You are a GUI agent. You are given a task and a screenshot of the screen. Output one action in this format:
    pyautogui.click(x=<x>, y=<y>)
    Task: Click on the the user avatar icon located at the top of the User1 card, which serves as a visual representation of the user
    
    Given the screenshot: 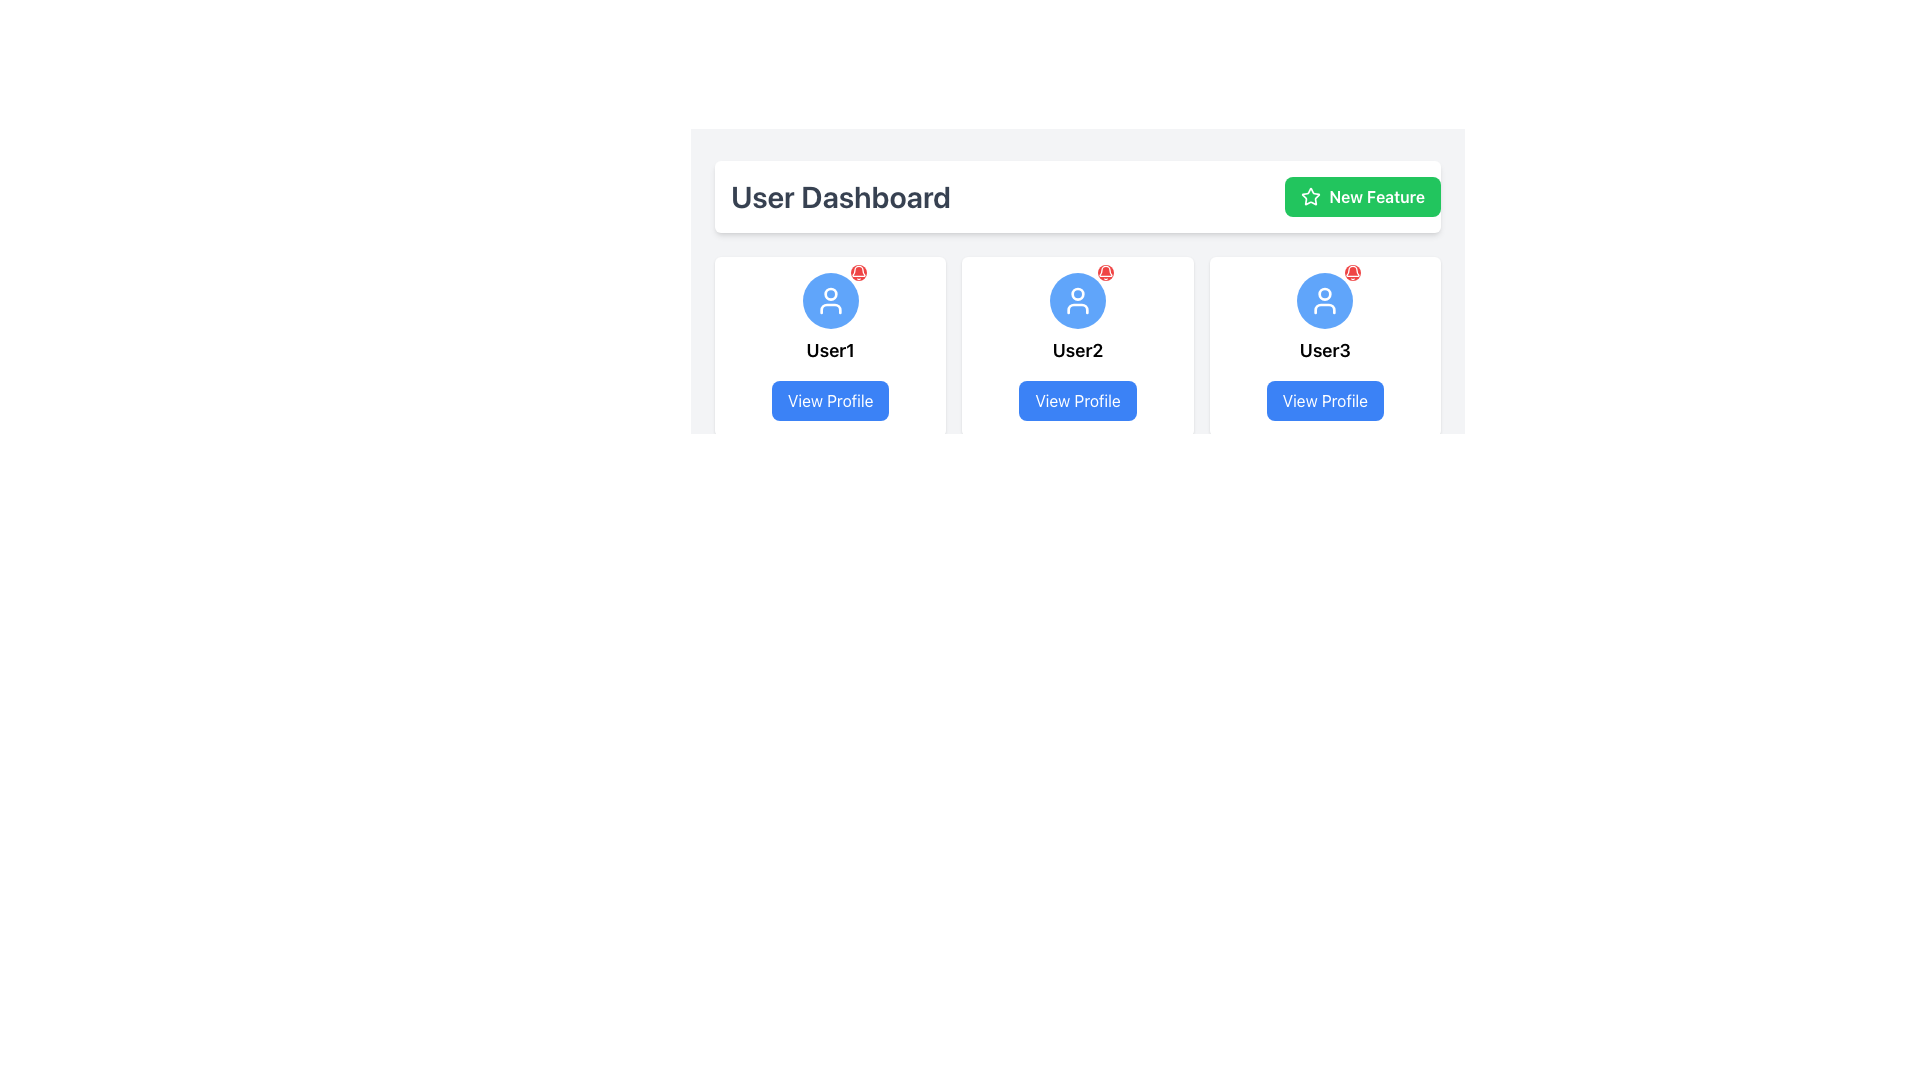 What is the action you would take?
    pyautogui.click(x=830, y=300)
    